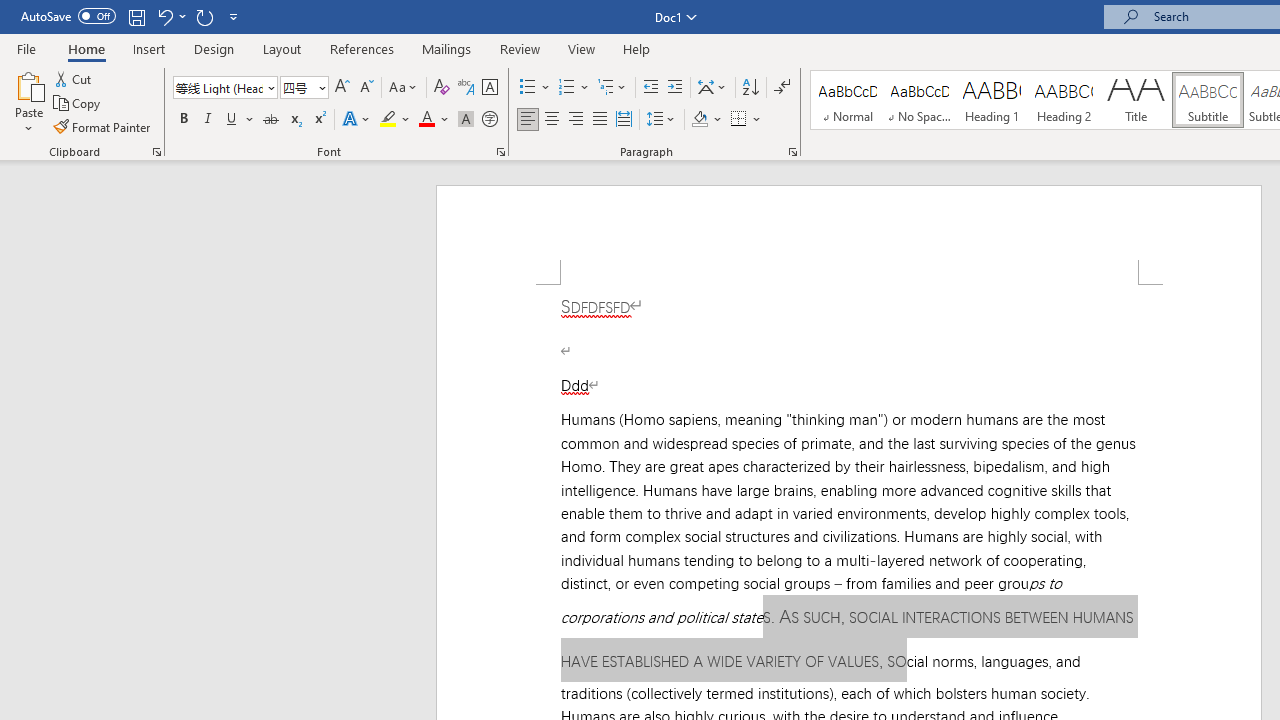  What do you see at coordinates (232, 119) in the screenshot?
I see `'Underline'` at bounding box center [232, 119].